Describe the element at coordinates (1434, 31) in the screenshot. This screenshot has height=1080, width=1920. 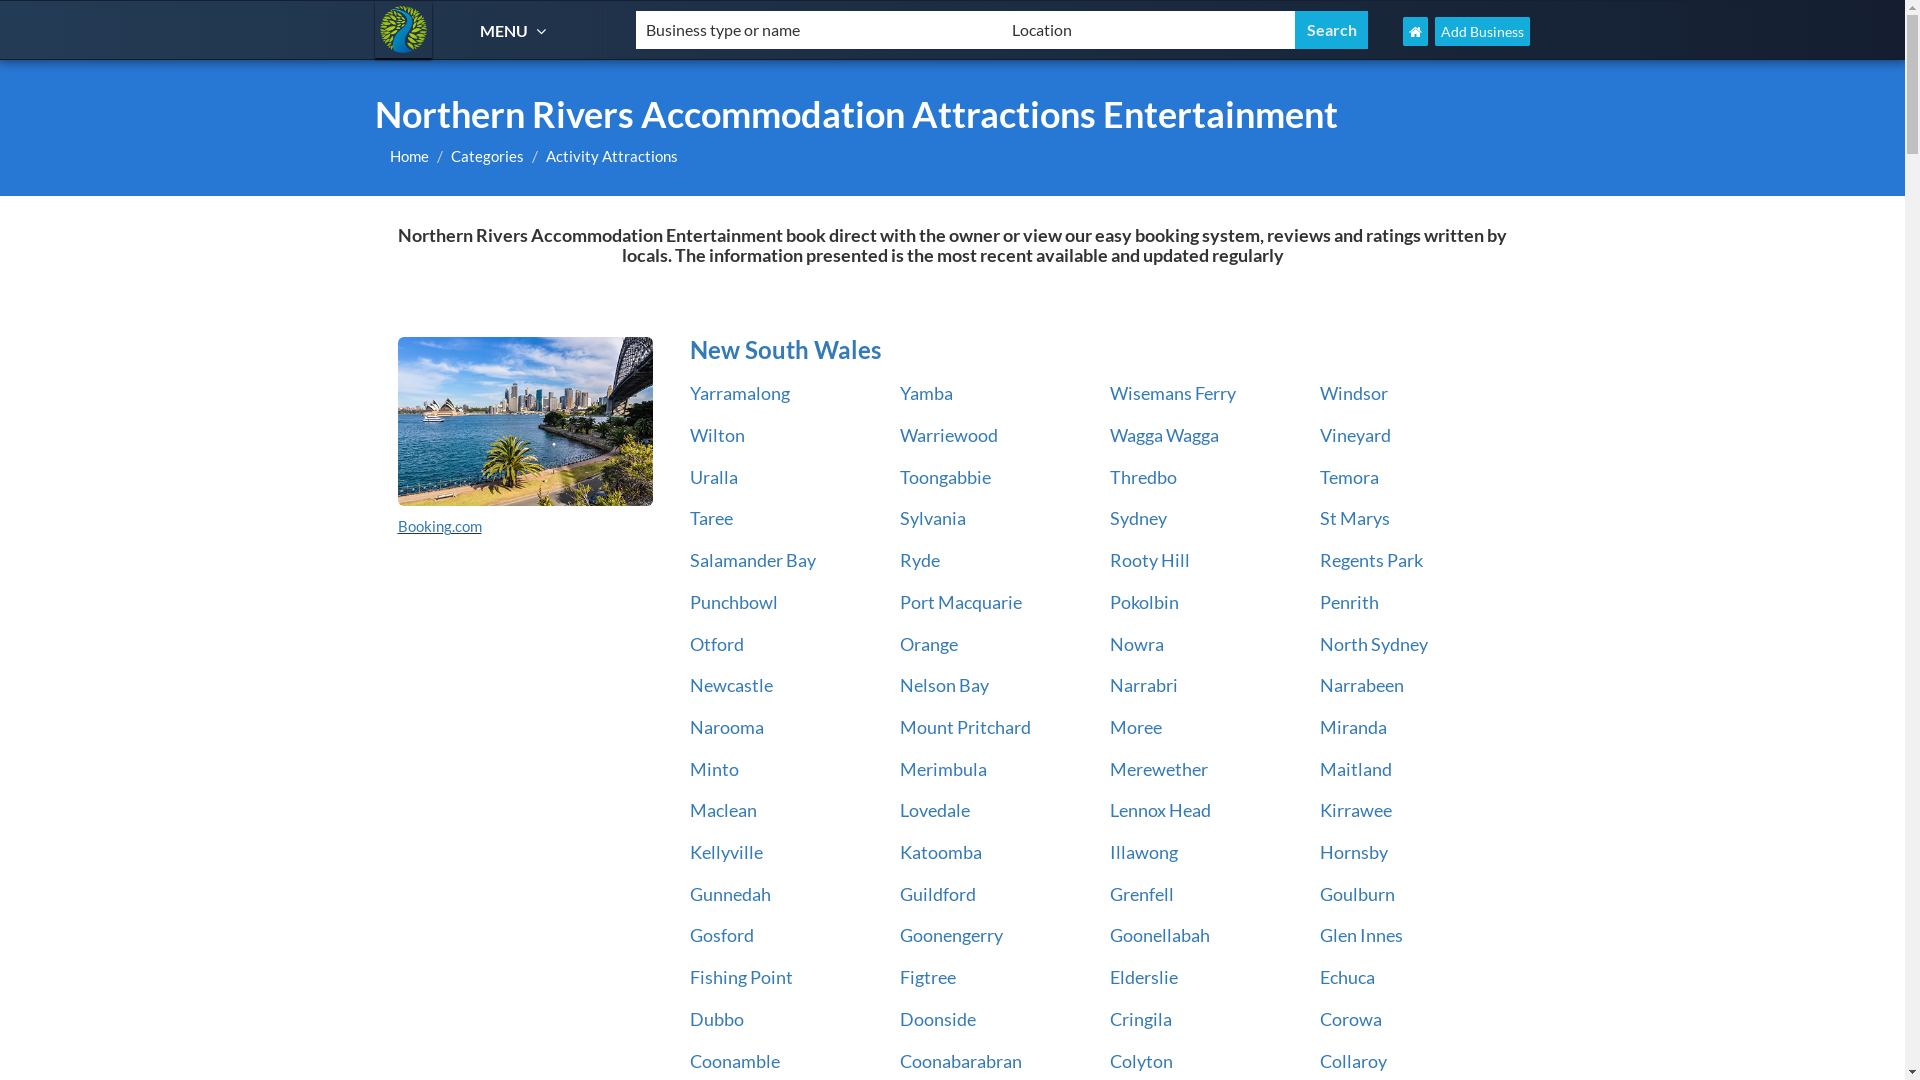
I see `'Add Business'` at that location.